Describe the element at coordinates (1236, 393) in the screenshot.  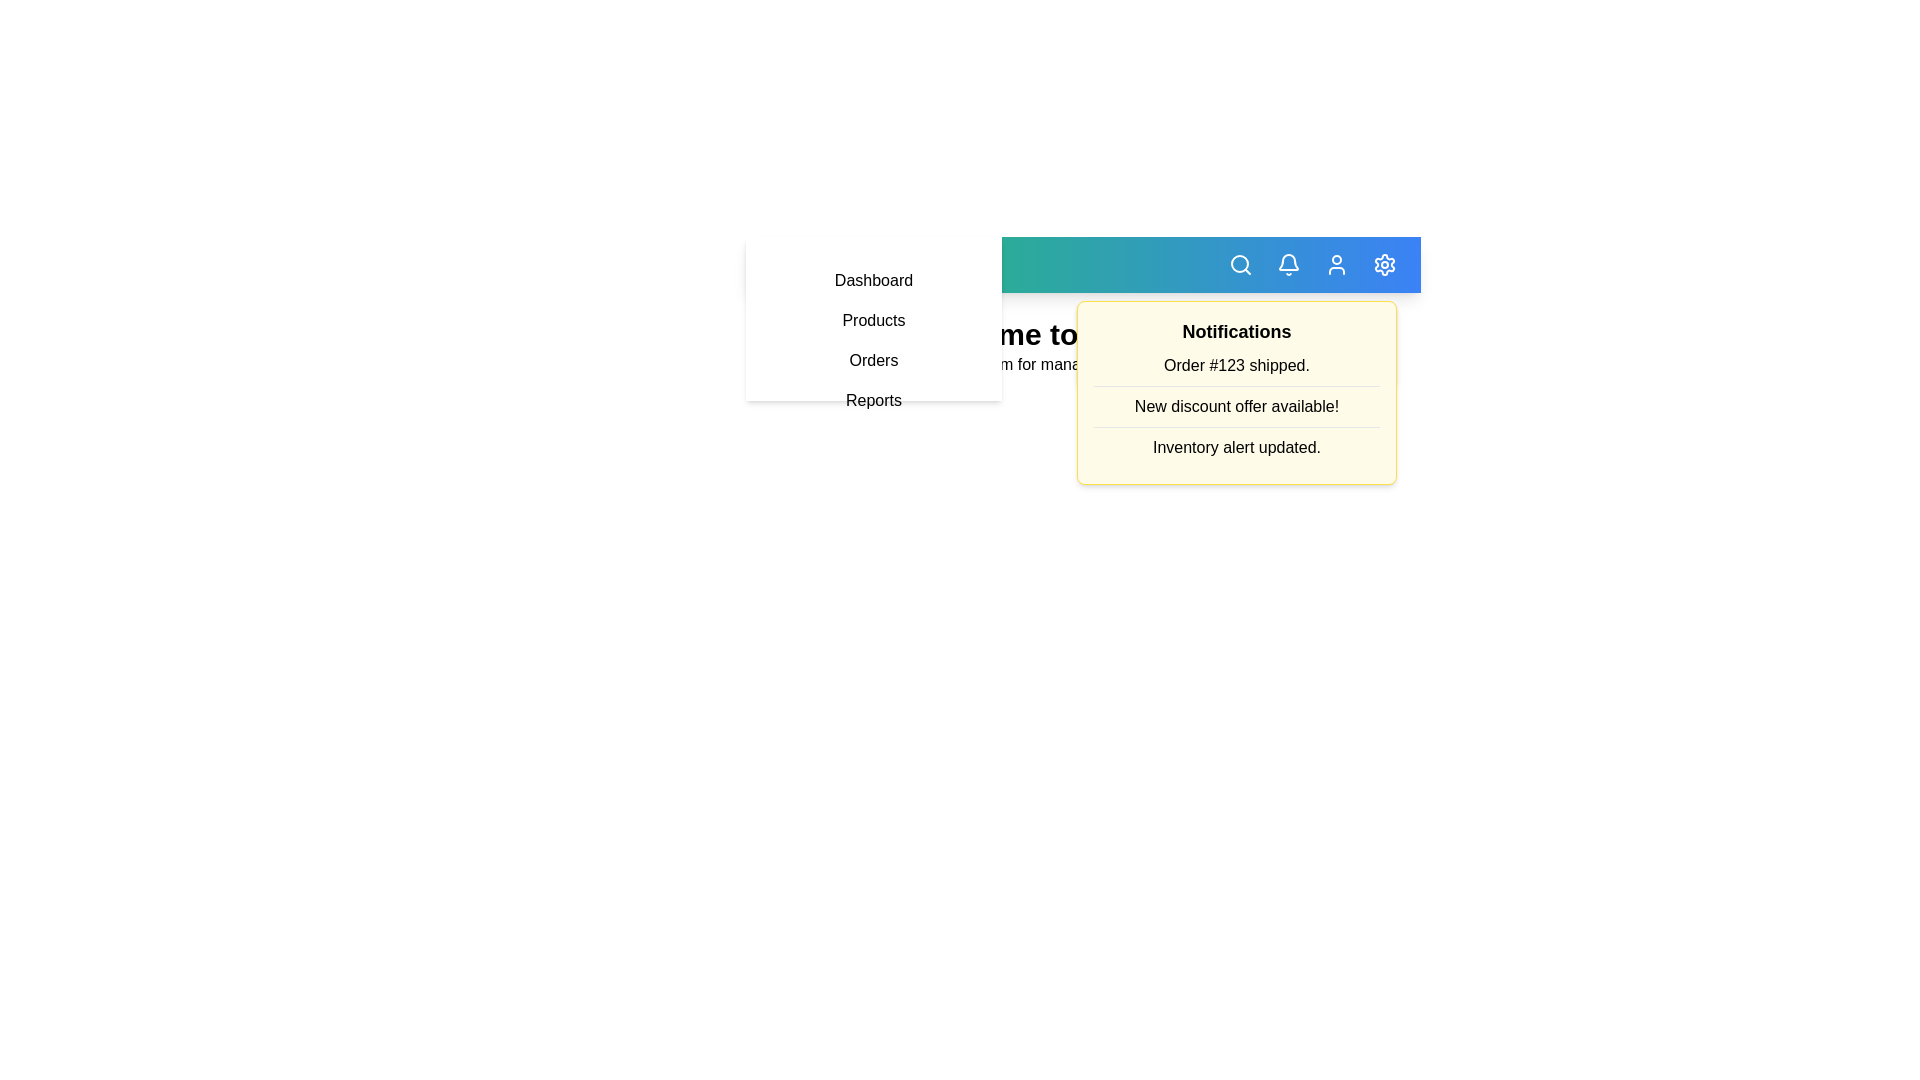
I see `the notification text field displaying 'New discount offer available!' which is the second item in the list of notifications` at that location.